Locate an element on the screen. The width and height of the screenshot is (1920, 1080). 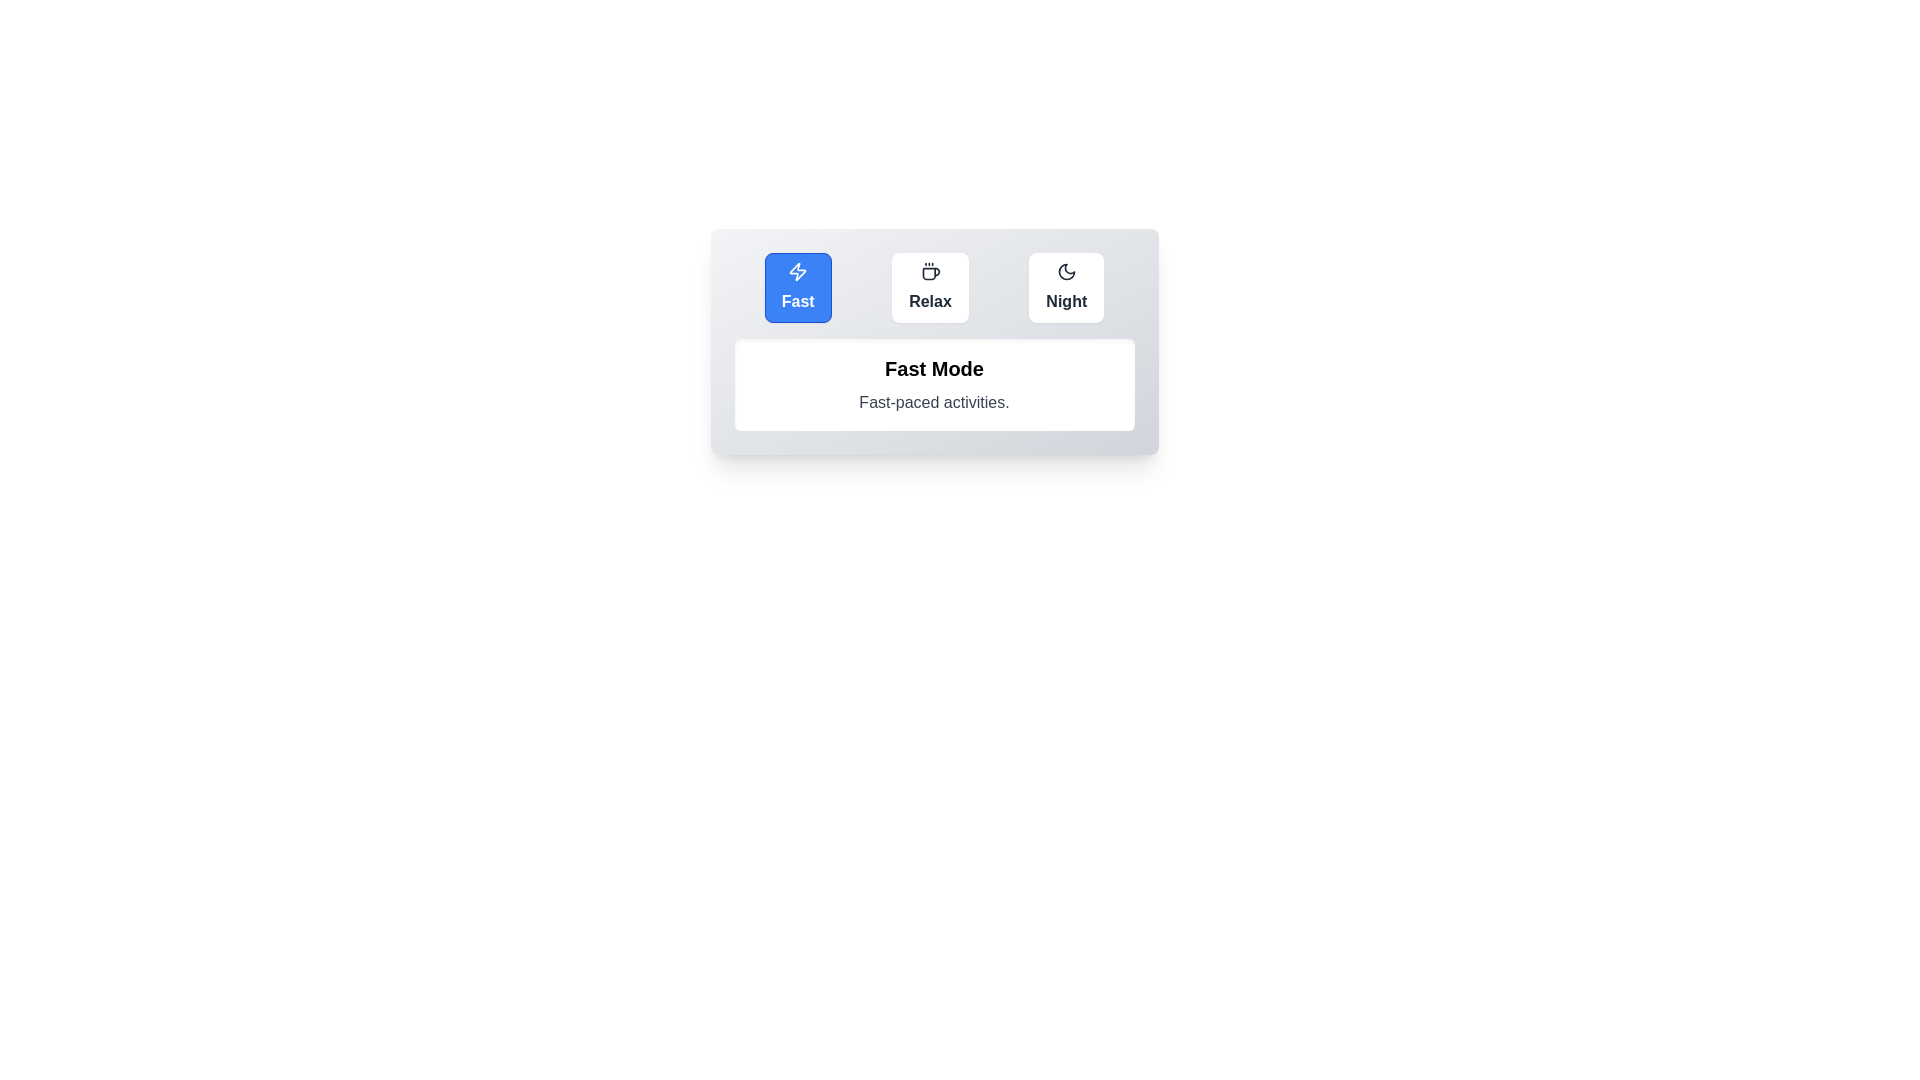
the small blue lightning bolt icon located above the 'Fast' label on the rectangular button is located at coordinates (797, 272).